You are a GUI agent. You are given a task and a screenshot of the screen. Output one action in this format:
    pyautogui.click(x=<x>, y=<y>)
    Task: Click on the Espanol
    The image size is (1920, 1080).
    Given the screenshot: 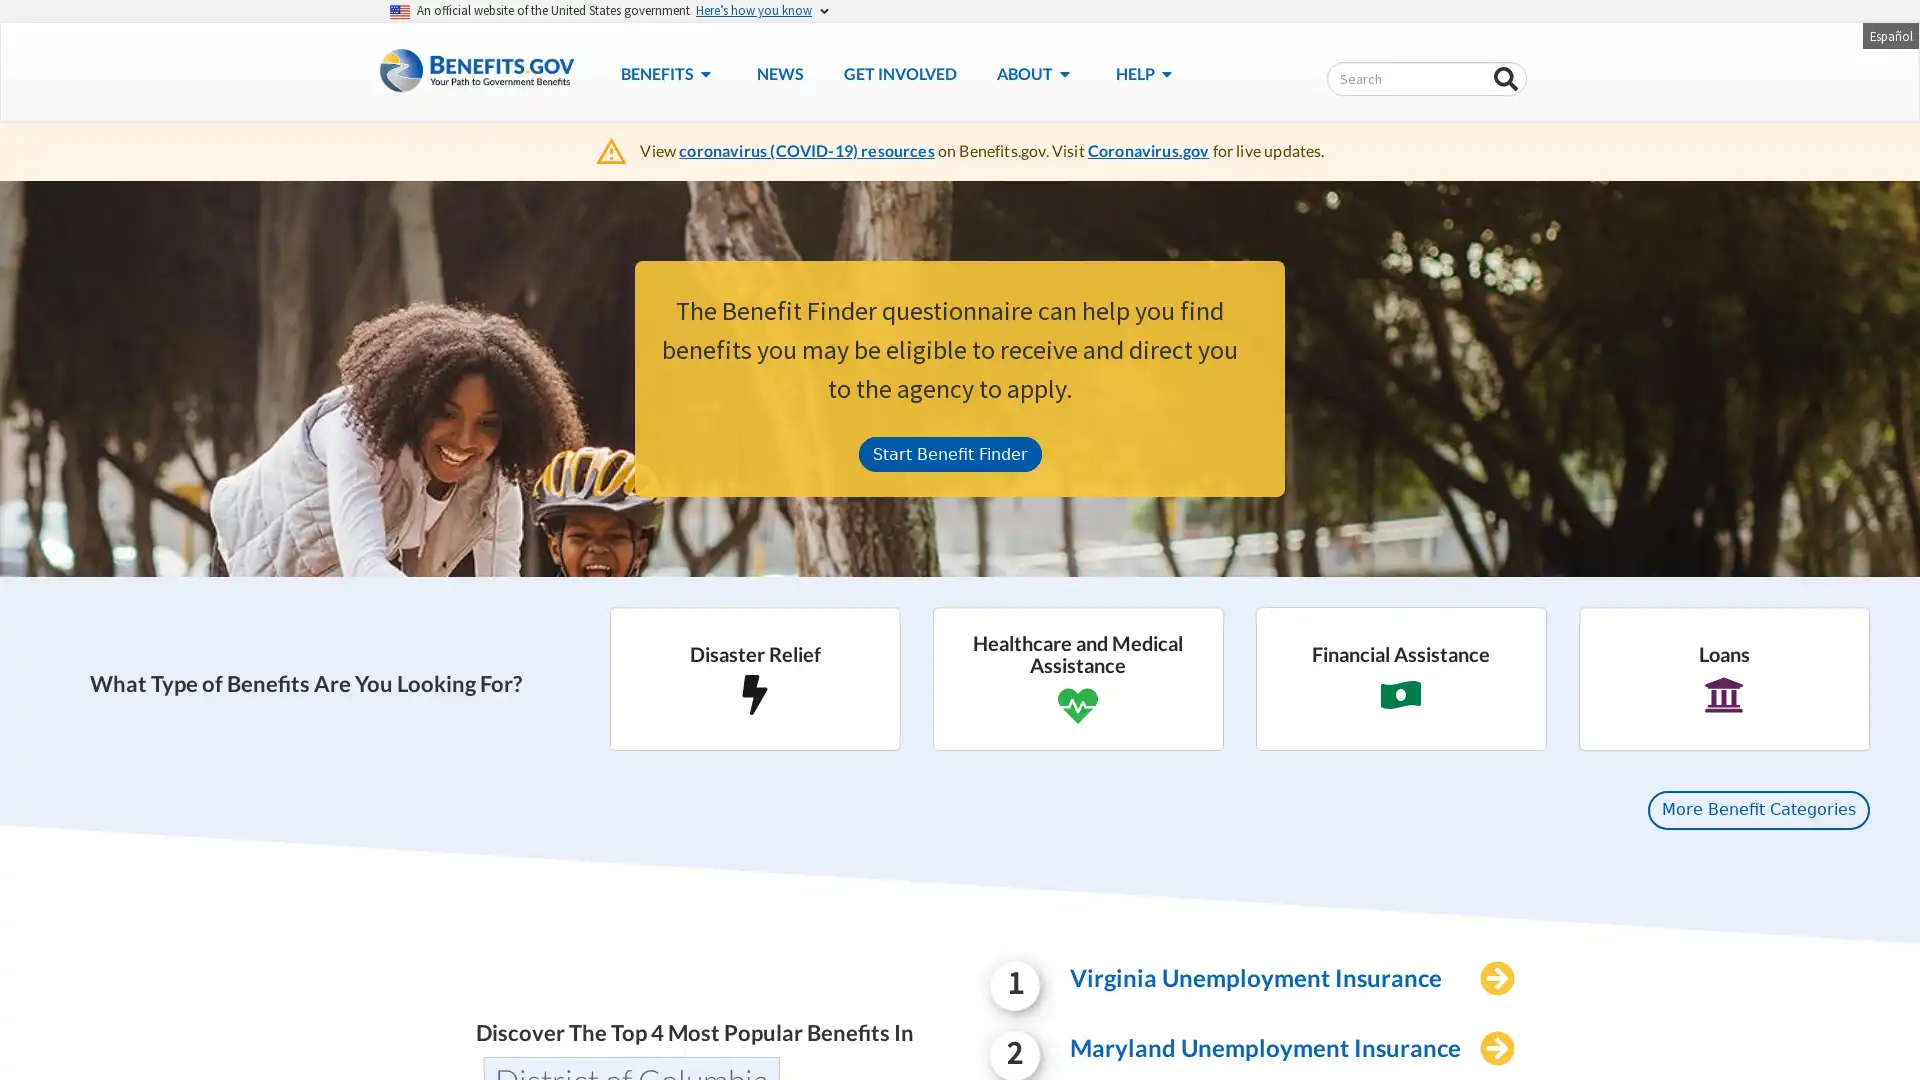 What is the action you would take?
    pyautogui.click(x=1889, y=34)
    